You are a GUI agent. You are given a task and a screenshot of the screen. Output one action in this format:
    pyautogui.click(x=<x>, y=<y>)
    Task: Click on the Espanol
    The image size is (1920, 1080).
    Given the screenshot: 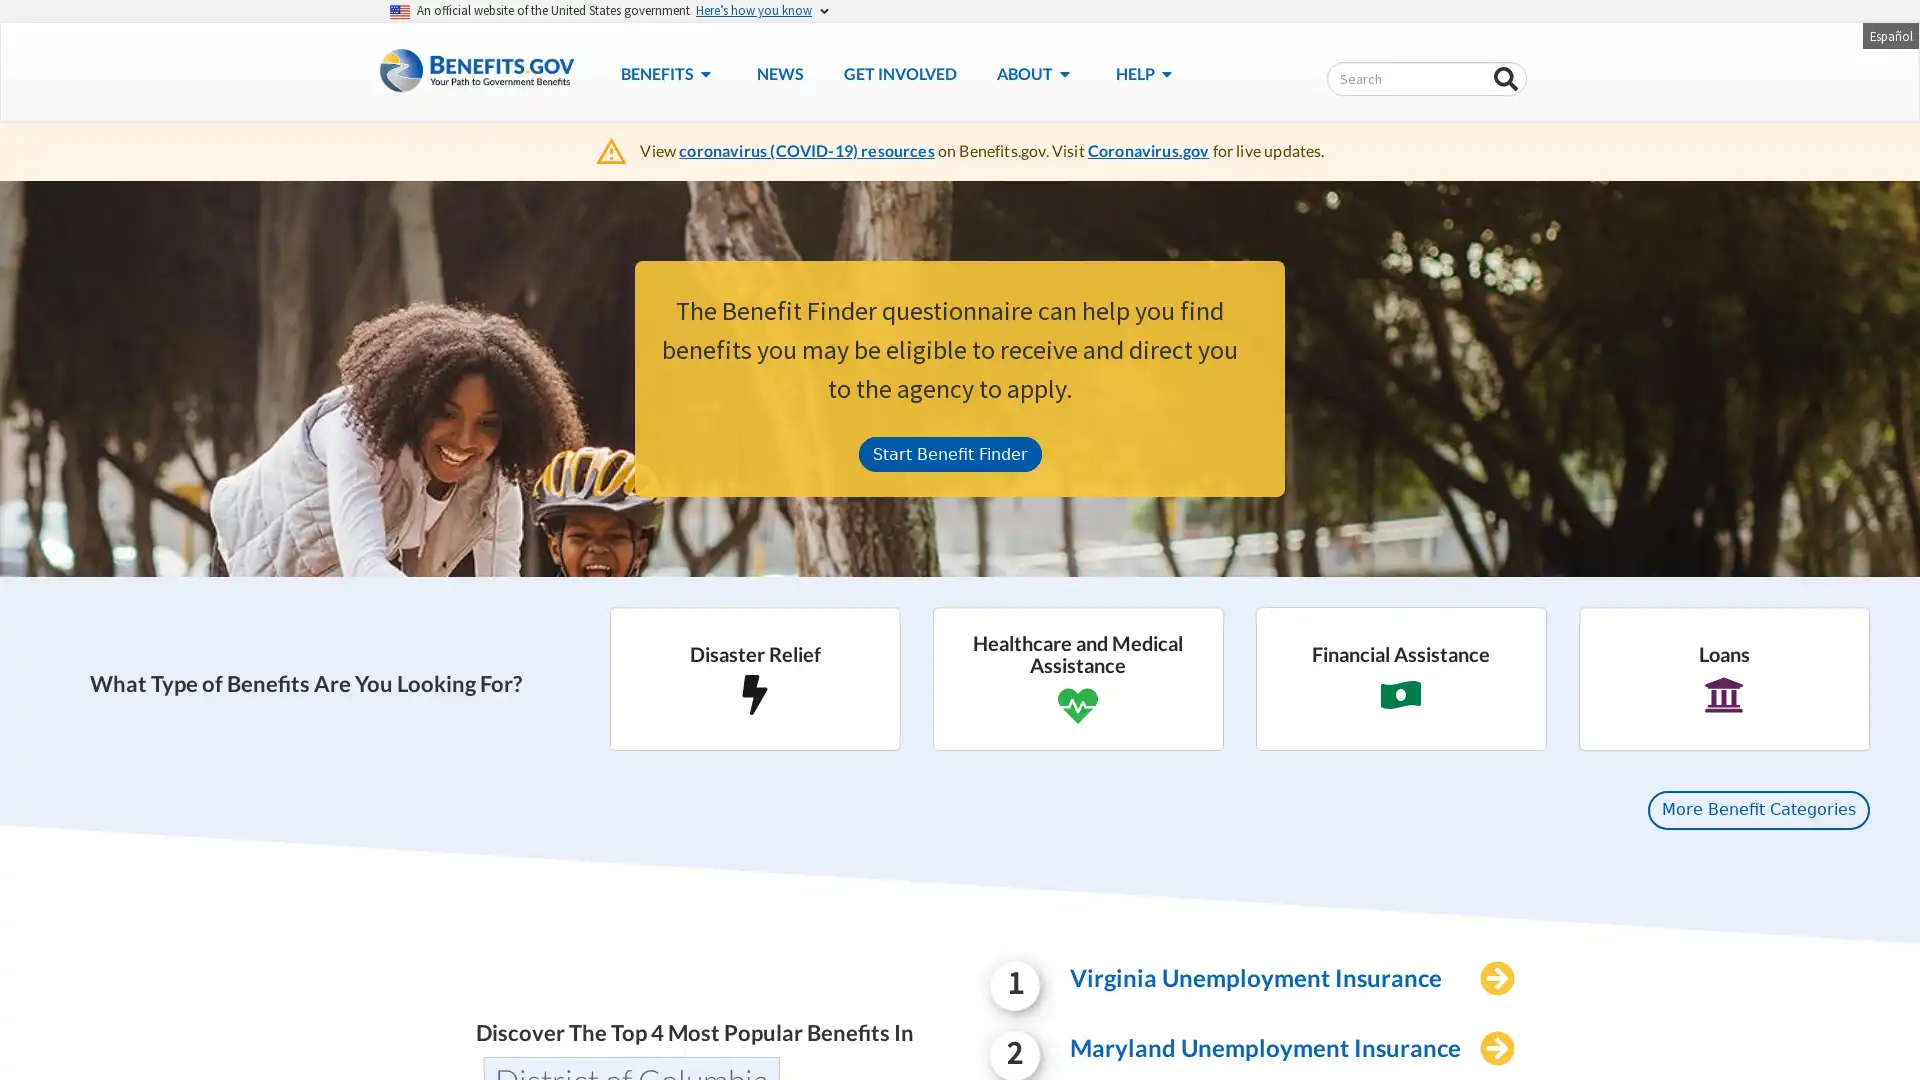 What is the action you would take?
    pyautogui.click(x=1889, y=34)
    